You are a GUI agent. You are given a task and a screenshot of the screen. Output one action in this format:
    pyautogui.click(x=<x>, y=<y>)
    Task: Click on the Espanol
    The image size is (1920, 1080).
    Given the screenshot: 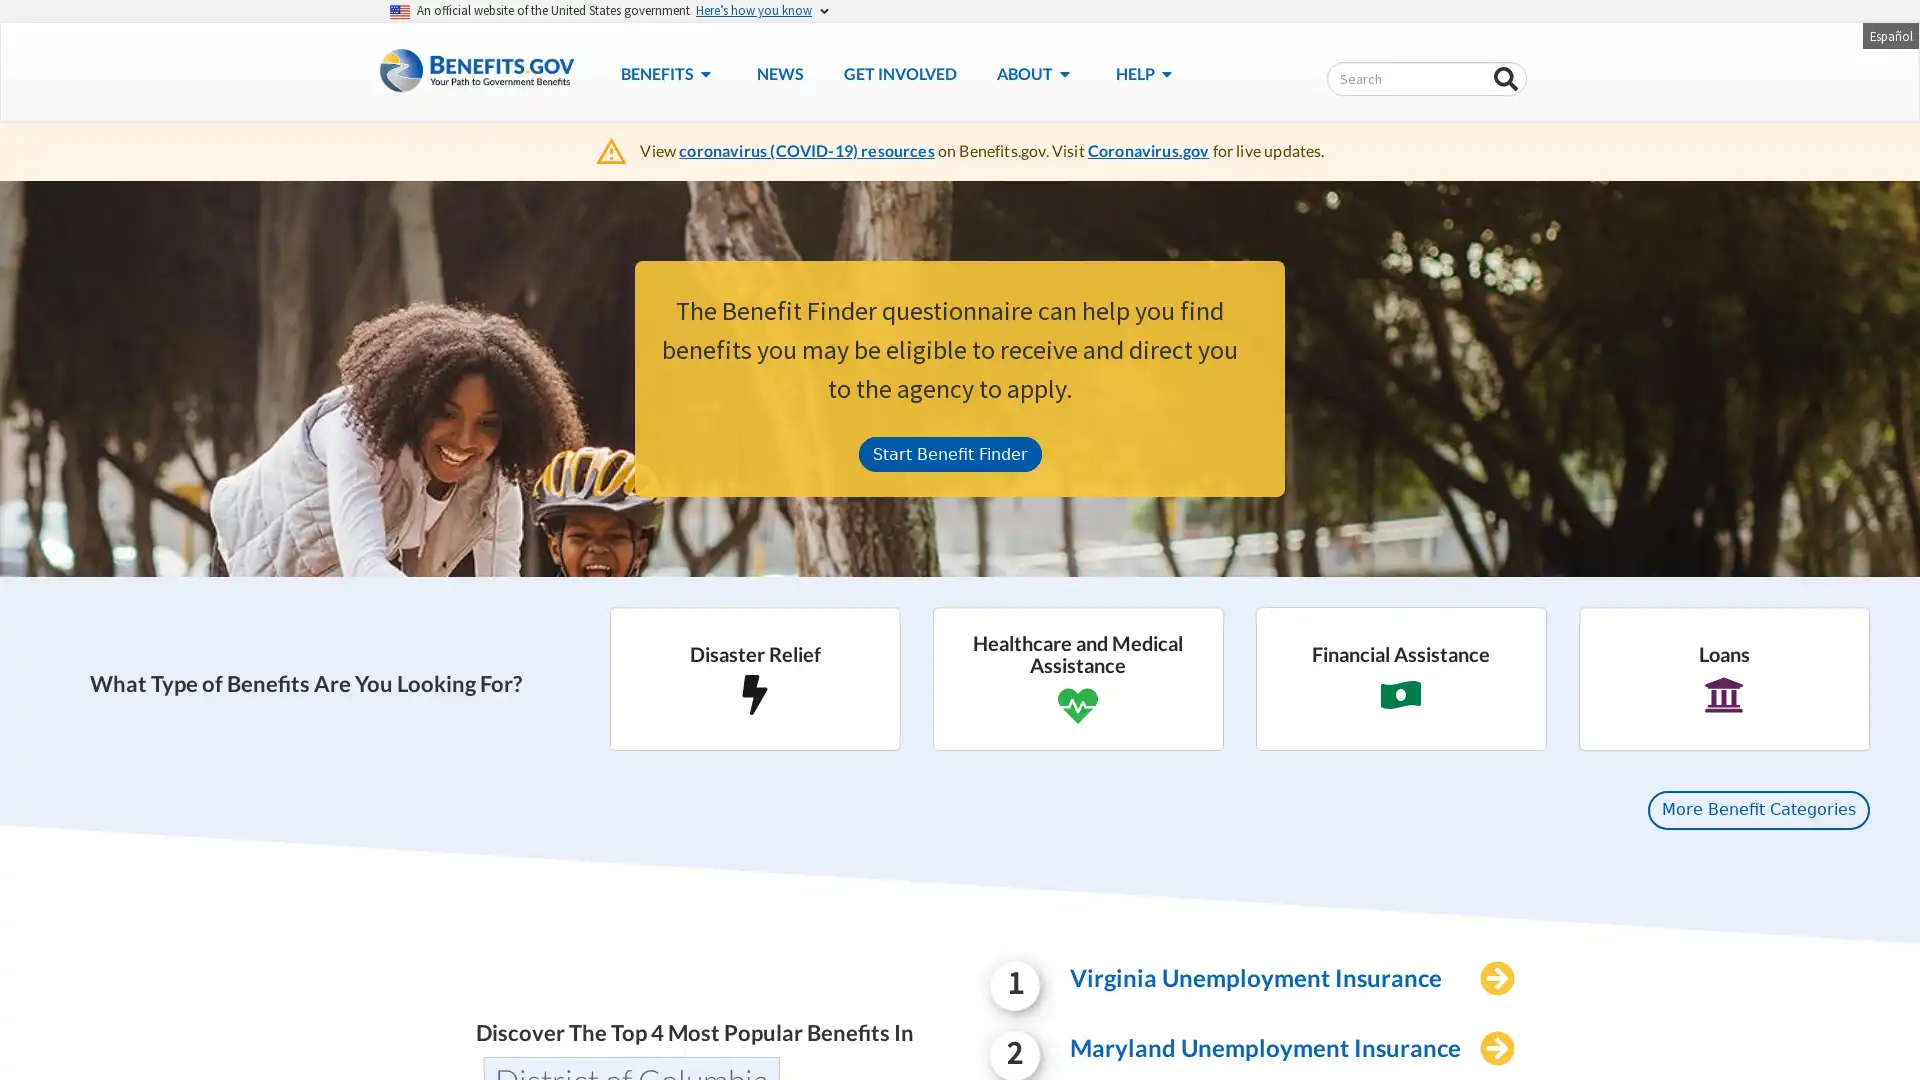 What is the action you would take?
    pyautogui.click(x=1889, y=34)
    